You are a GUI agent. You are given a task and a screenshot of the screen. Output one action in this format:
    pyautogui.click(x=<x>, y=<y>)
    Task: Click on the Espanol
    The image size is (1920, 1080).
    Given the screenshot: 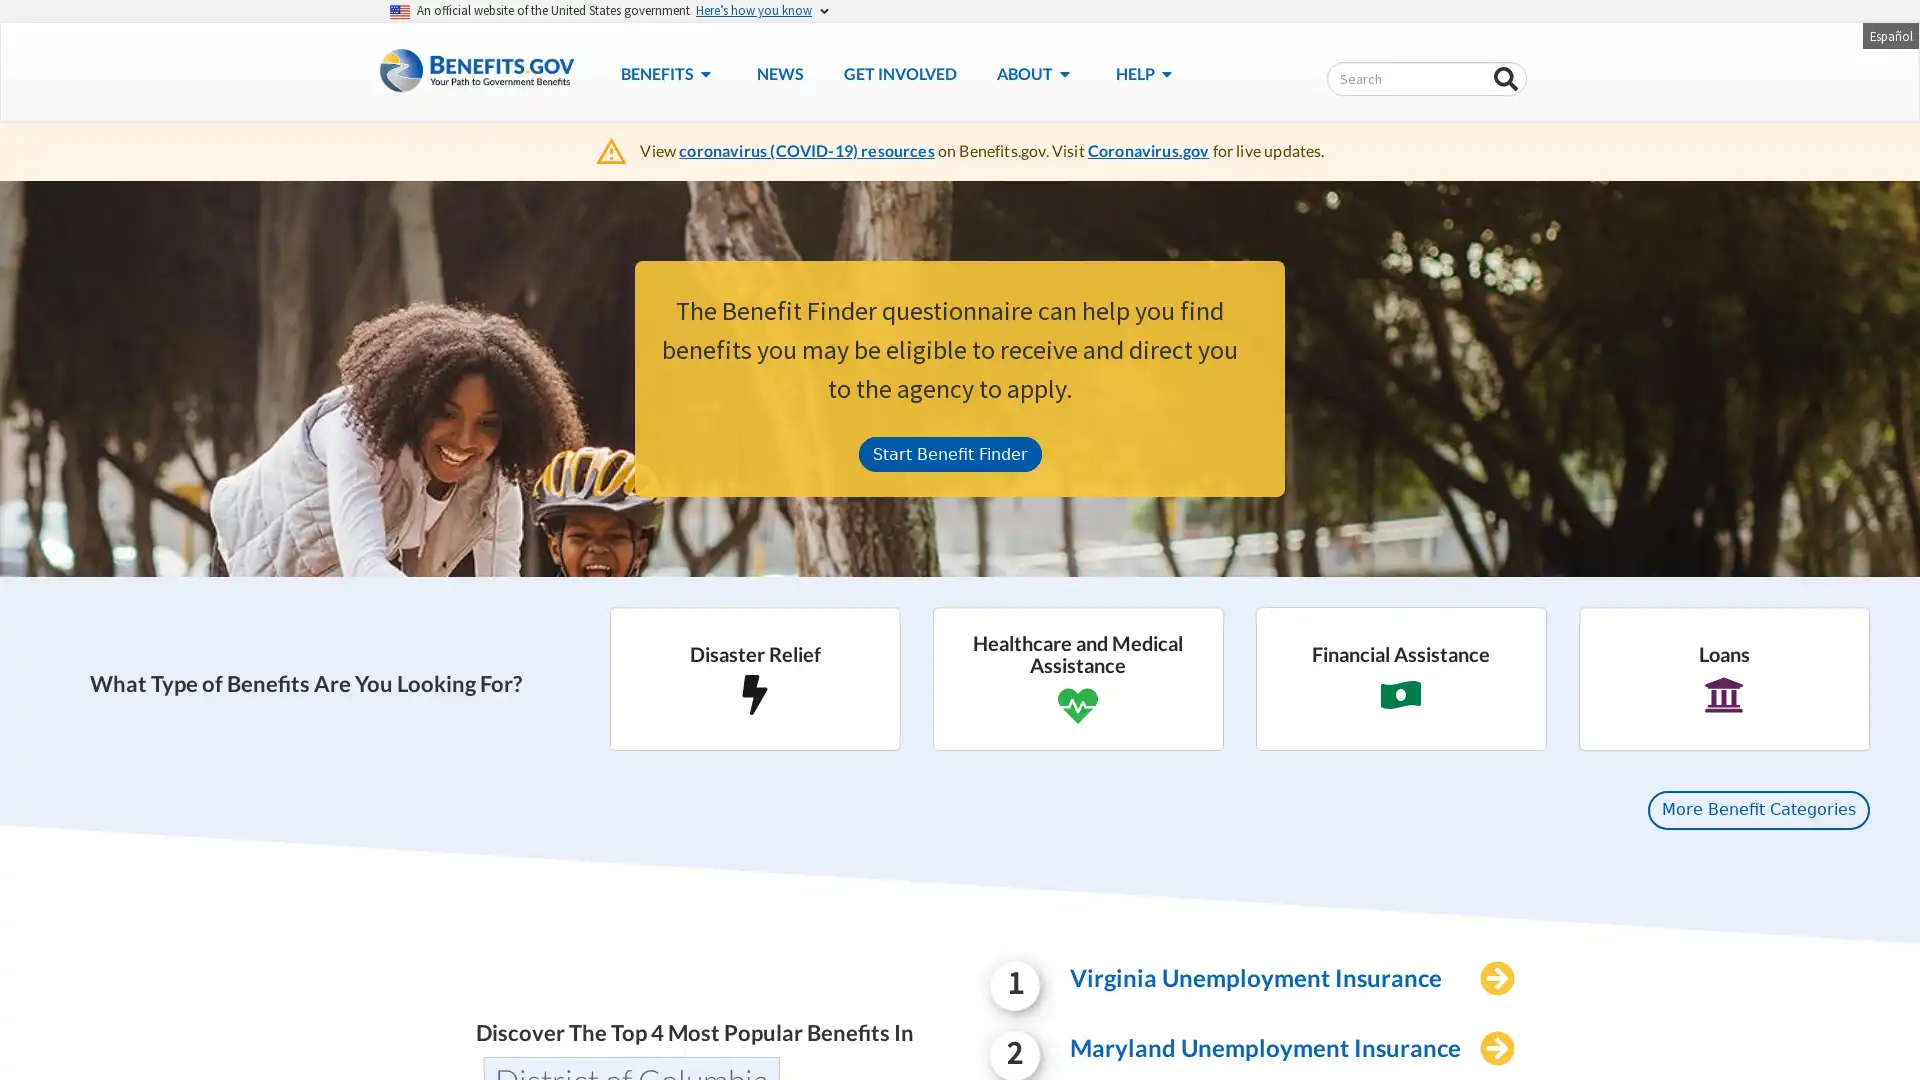 What is the action you would take?
    pyautogui.click(x=1889, y=34)
    